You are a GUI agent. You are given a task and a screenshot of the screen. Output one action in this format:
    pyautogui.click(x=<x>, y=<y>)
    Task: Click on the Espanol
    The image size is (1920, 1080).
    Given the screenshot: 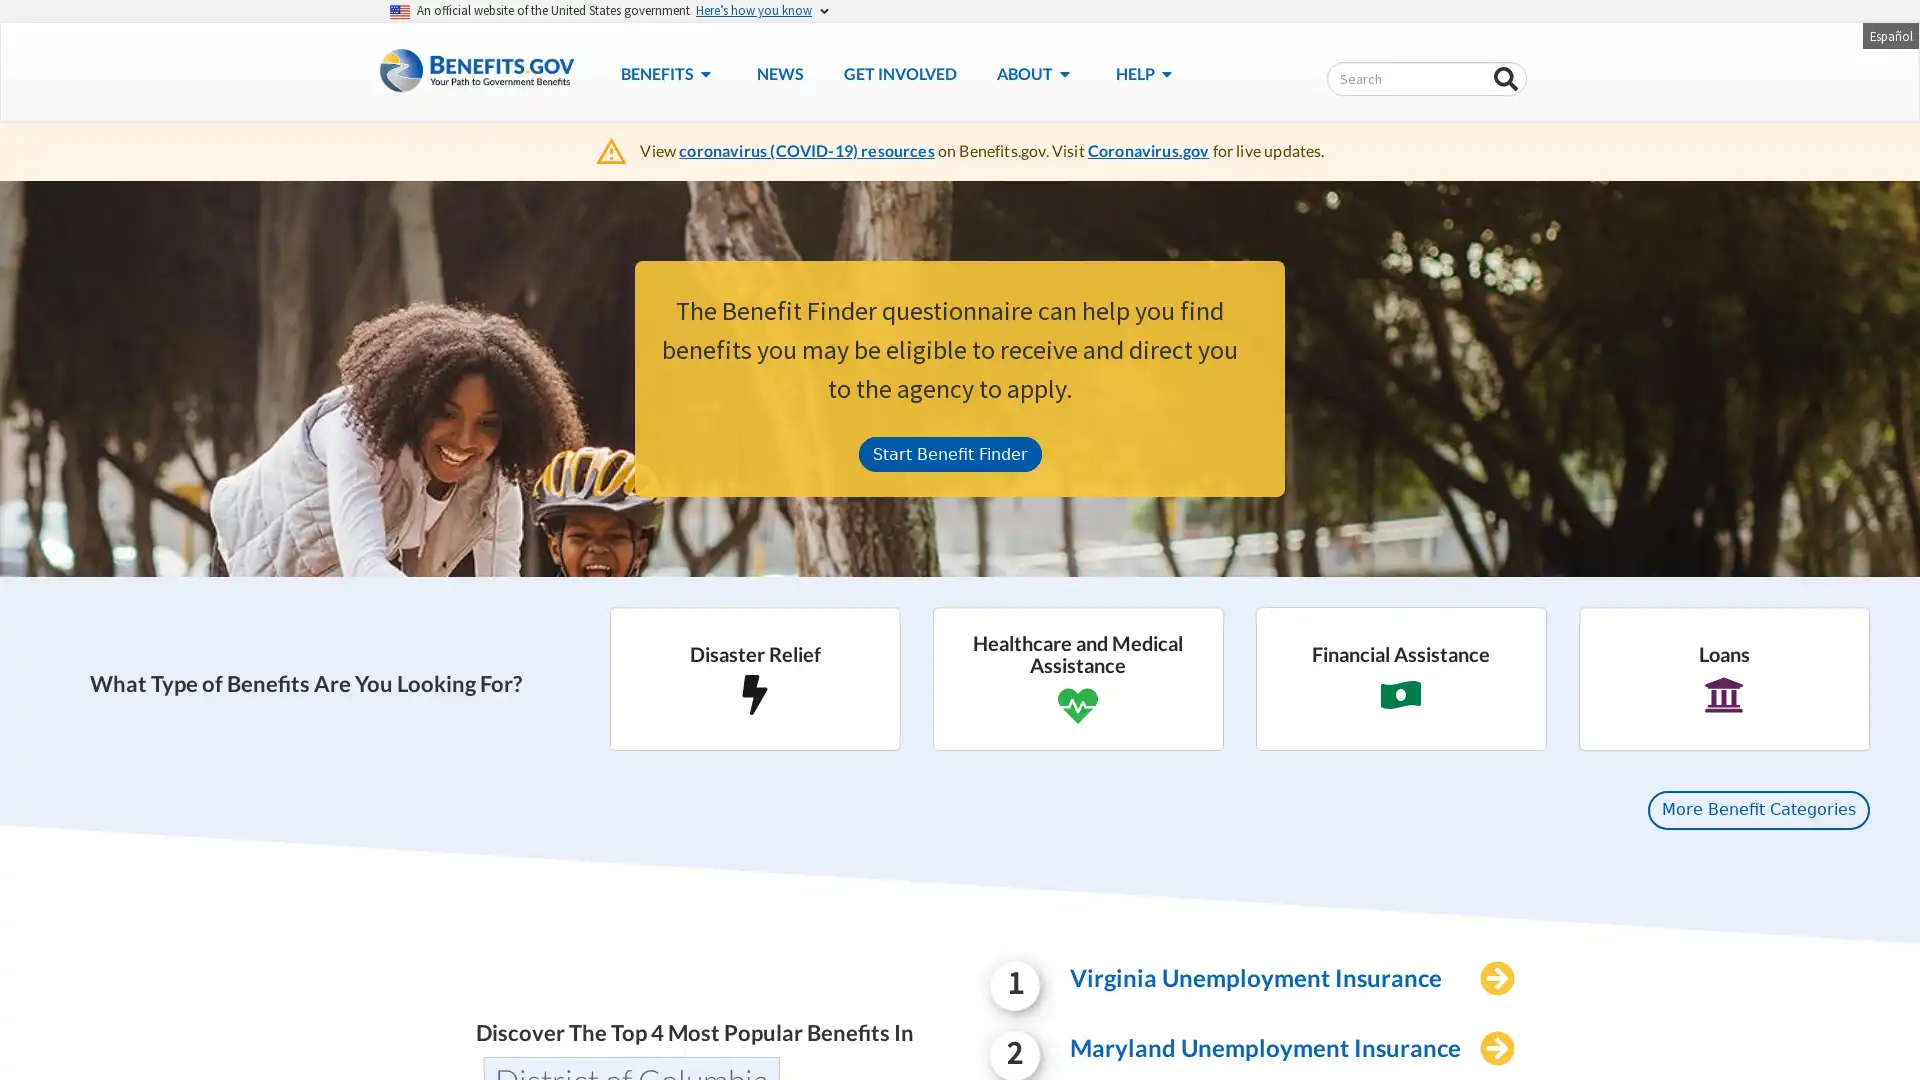 What is the action you would take?
    pyautogui.click(x=1889, y=34)
    